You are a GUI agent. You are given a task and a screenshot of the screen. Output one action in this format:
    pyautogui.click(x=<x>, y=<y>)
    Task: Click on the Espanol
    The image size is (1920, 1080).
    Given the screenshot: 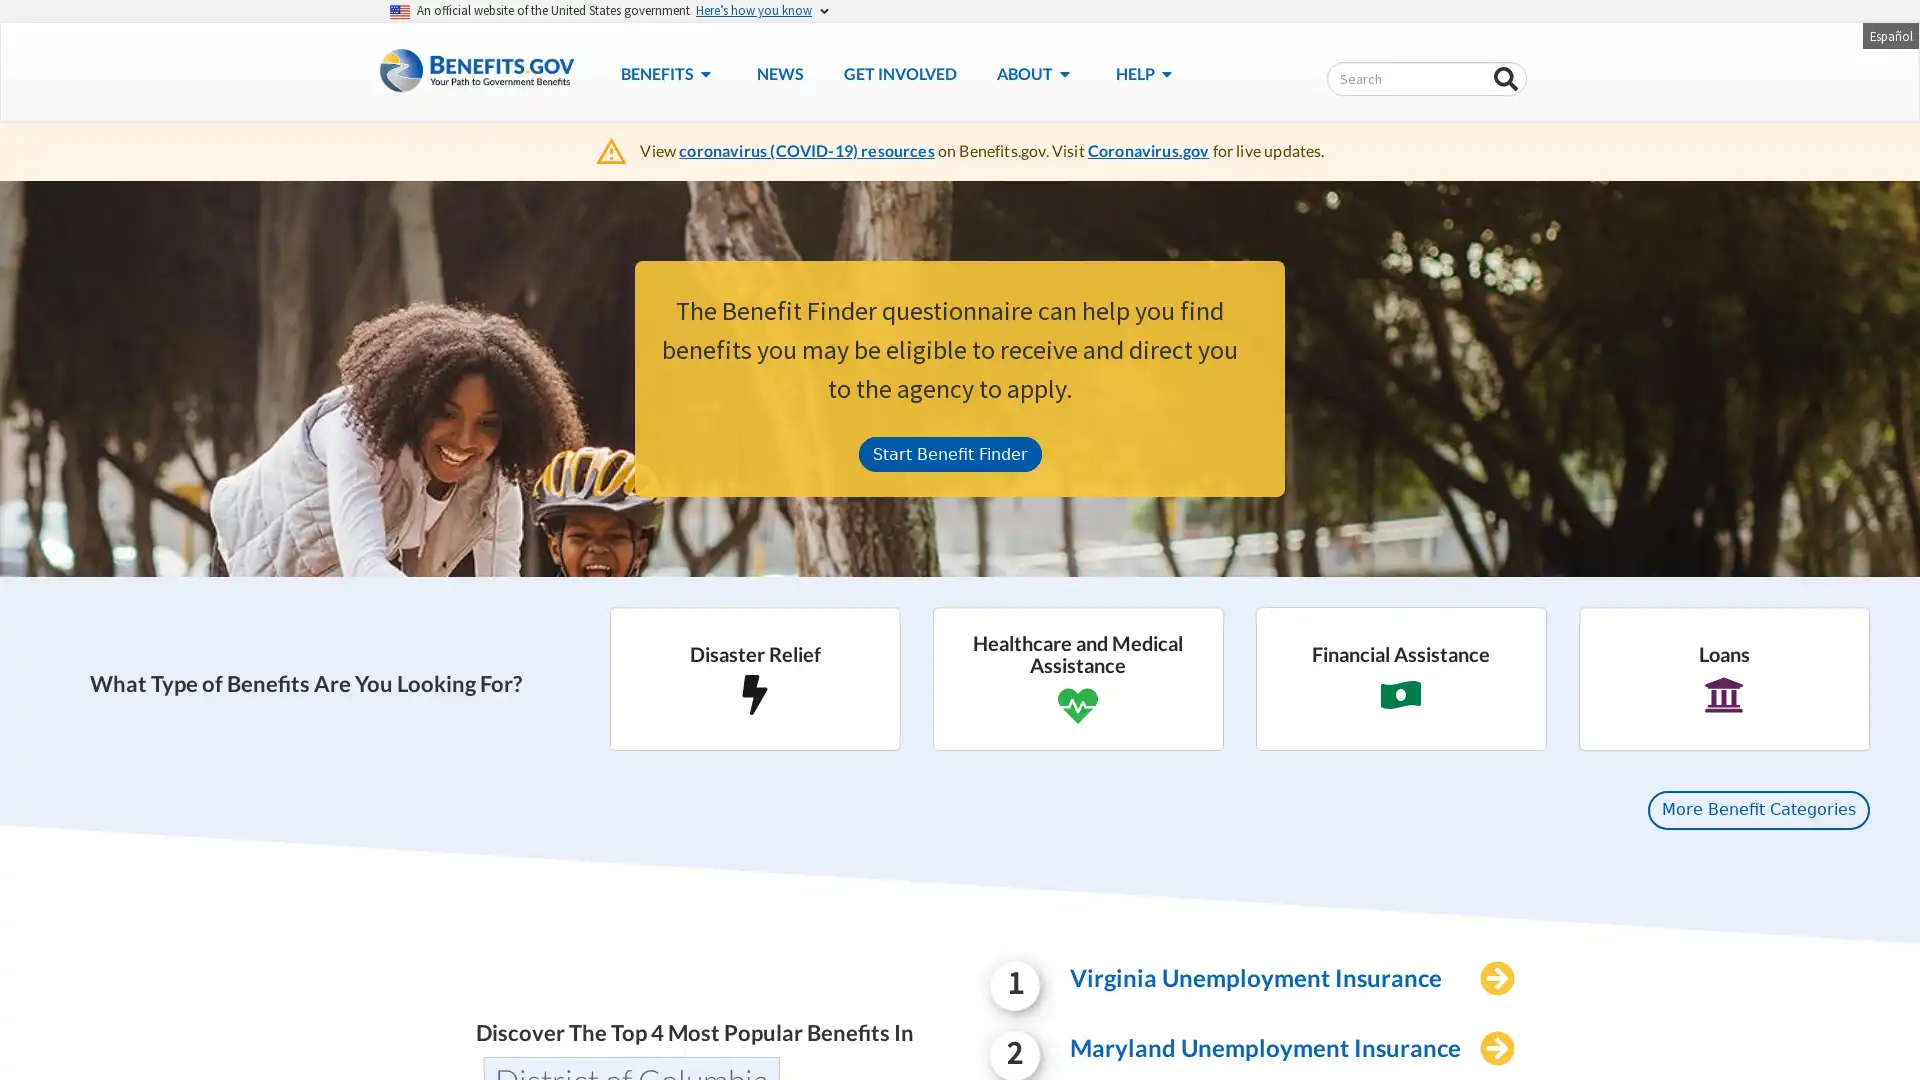 What is the action you would take?
    pyautogui.click(x=1889, y=34)
    